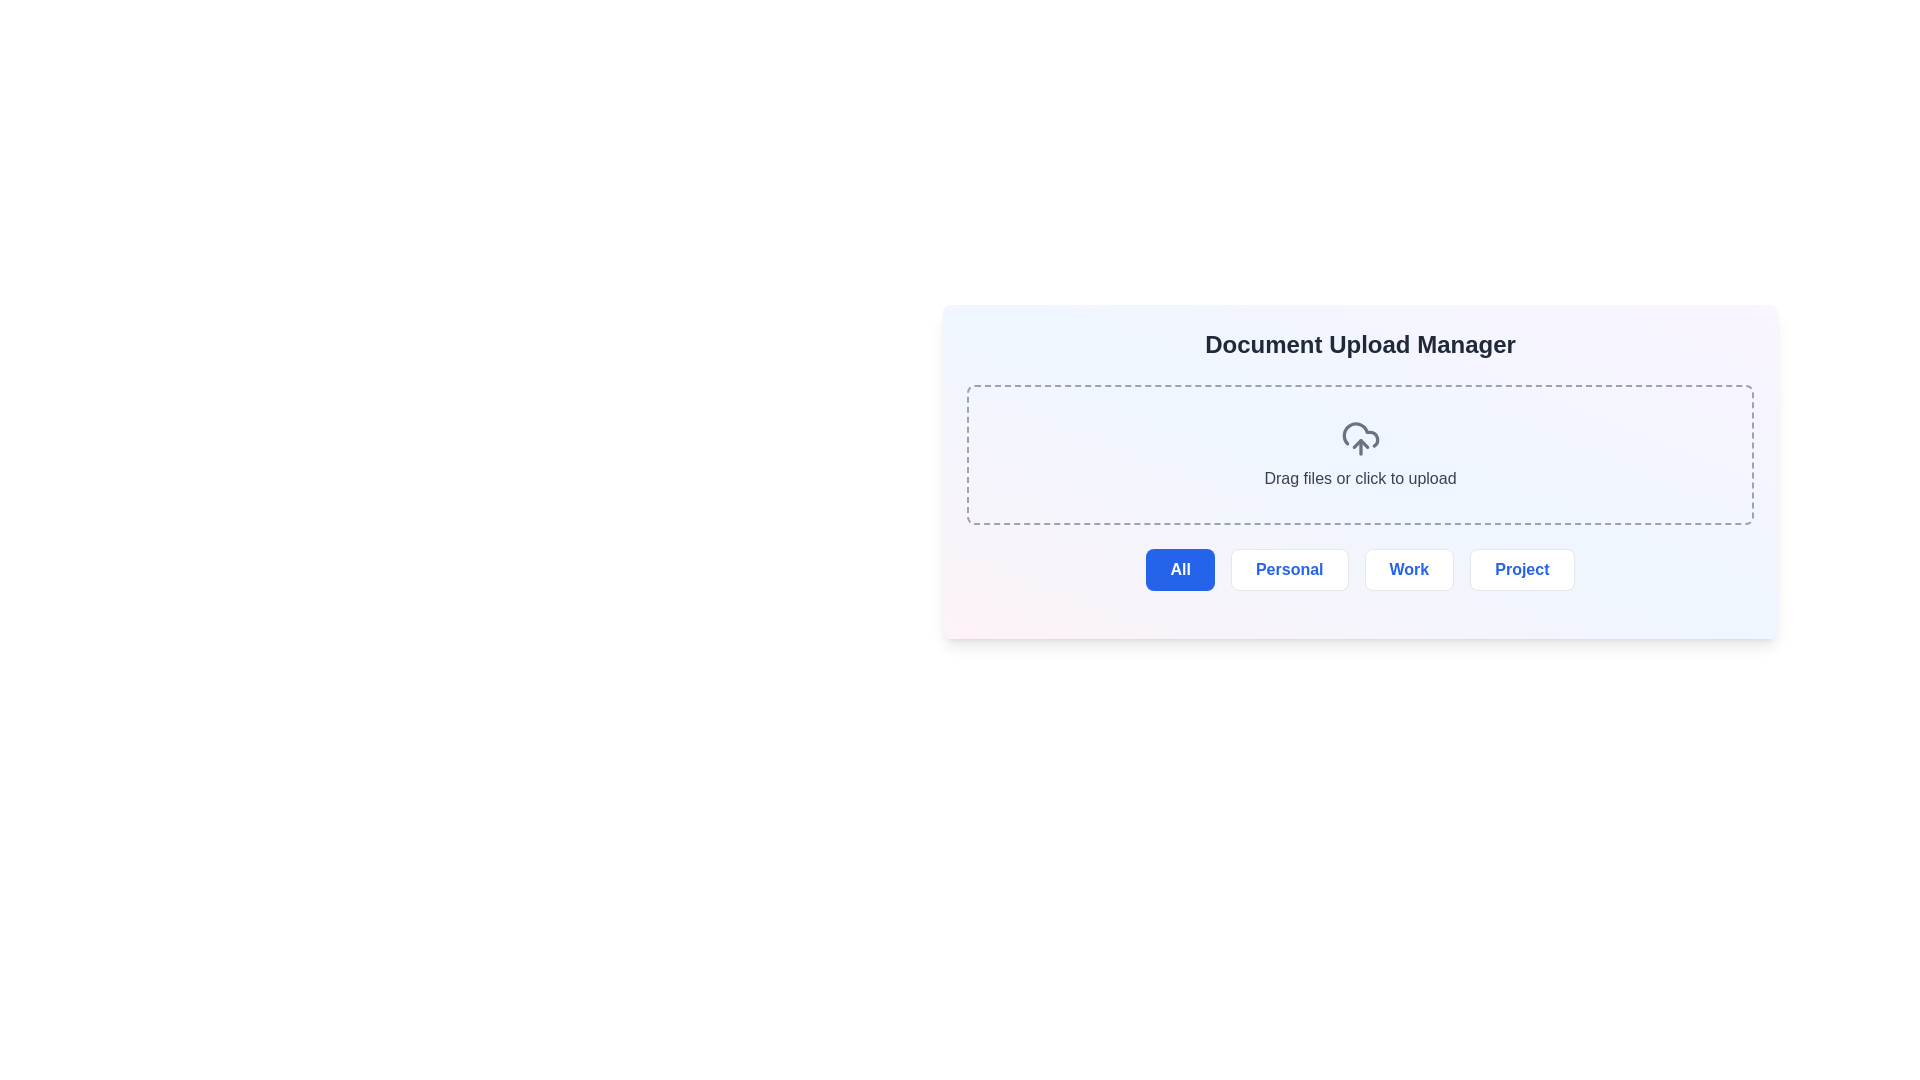 This screenshot has height=1080, width=1920. What do you see at coordinates (1360, 455) in the screenshot?
I see `the file upload area located below the 'Document Upload Manager' title` at bounding box center [1360, 455].